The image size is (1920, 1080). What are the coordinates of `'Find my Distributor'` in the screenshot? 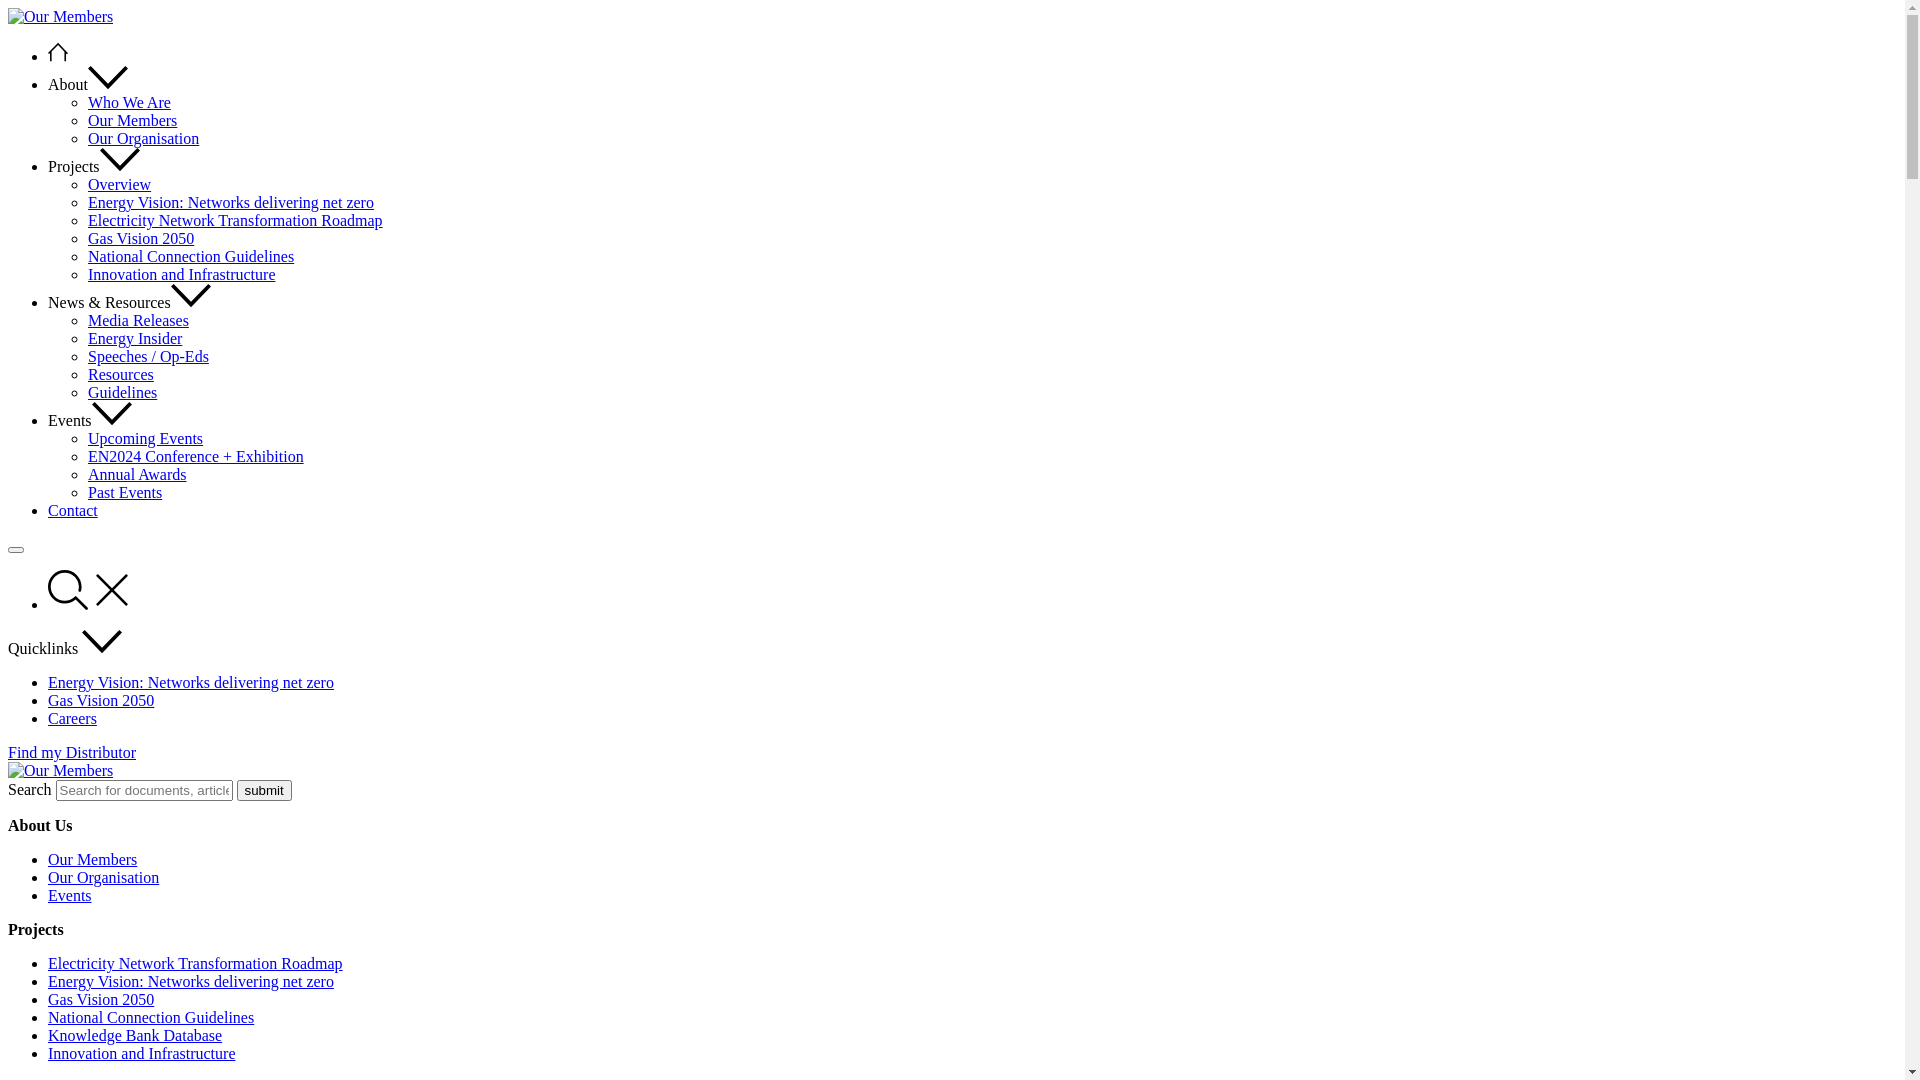 It's located at (72, 752).